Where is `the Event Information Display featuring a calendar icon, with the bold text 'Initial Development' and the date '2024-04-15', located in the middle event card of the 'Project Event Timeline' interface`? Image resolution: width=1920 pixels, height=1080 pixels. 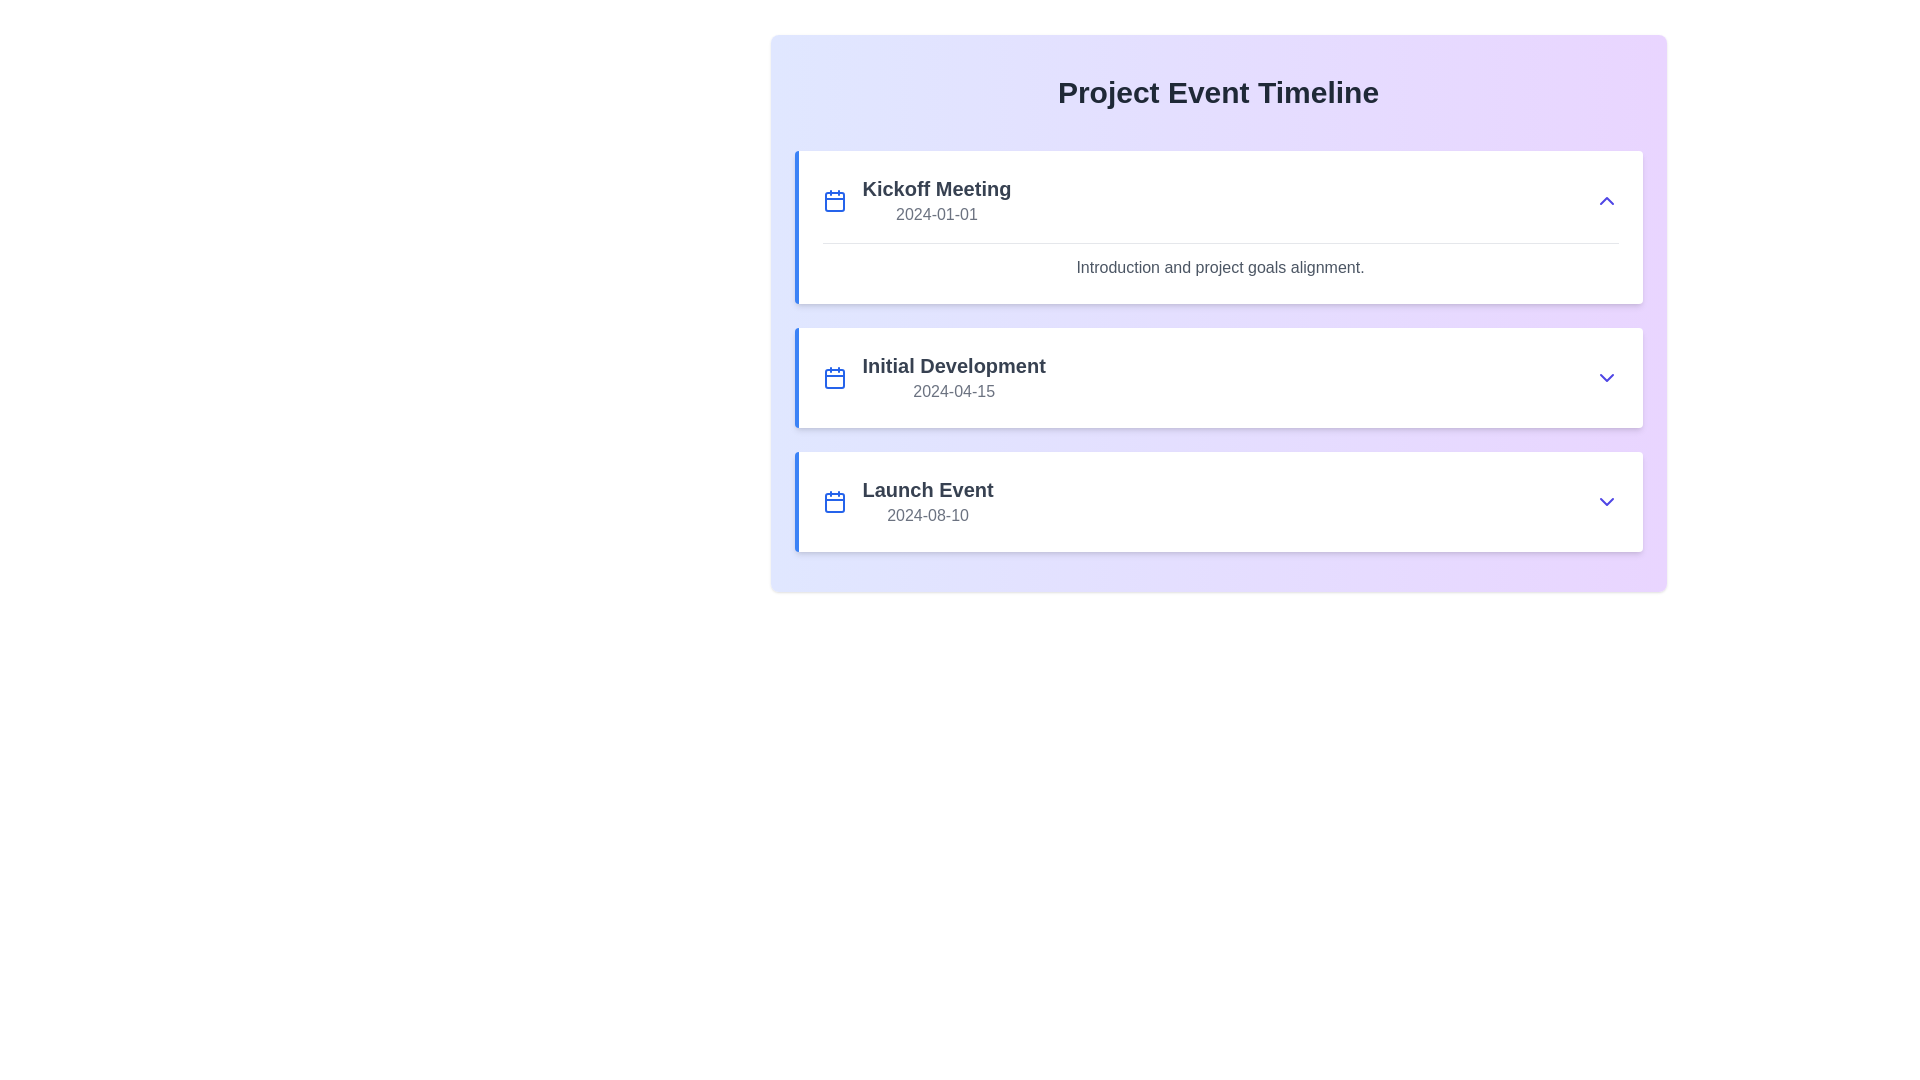 the Event Information Display featuring a calendar icon, with the bold text 'Initial Development' and the date '2024-04-15', located in the middle event card of the 'Project Event Timeline' interface is located at coordinates (933, 378).